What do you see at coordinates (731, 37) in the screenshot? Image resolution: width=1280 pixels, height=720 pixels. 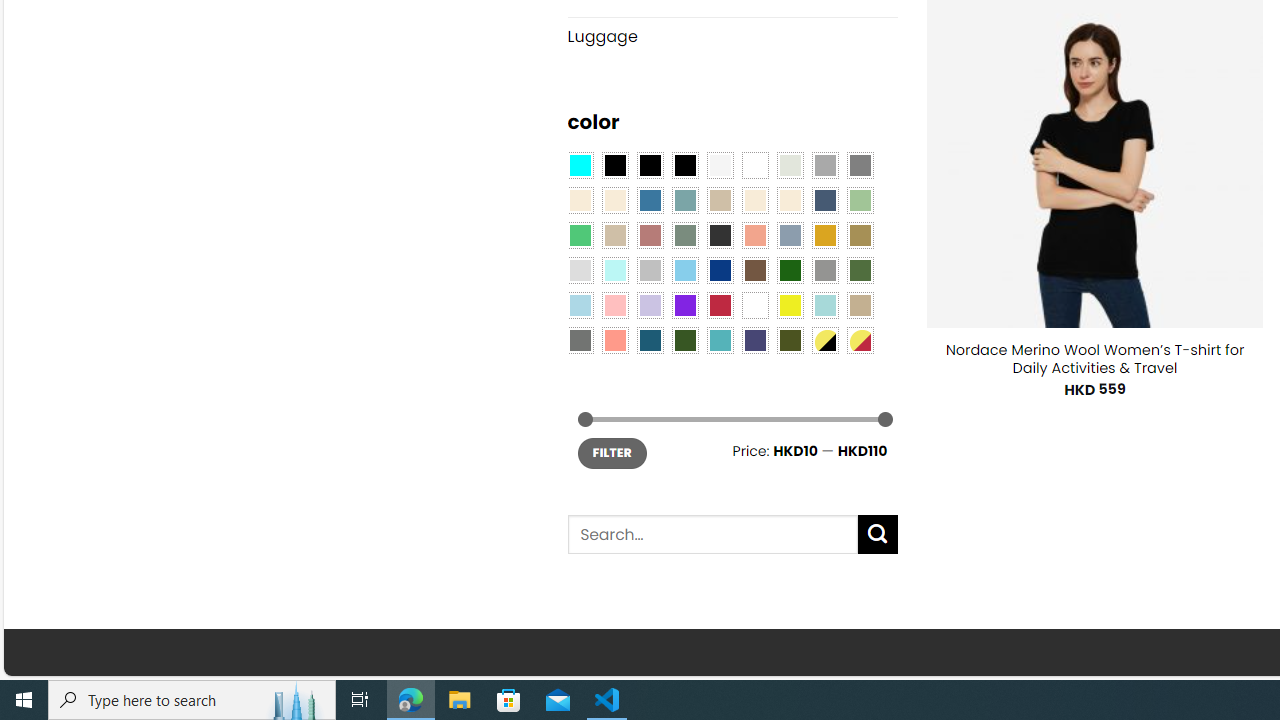 I see `'Luggage'` at bounding box center [731, 37].